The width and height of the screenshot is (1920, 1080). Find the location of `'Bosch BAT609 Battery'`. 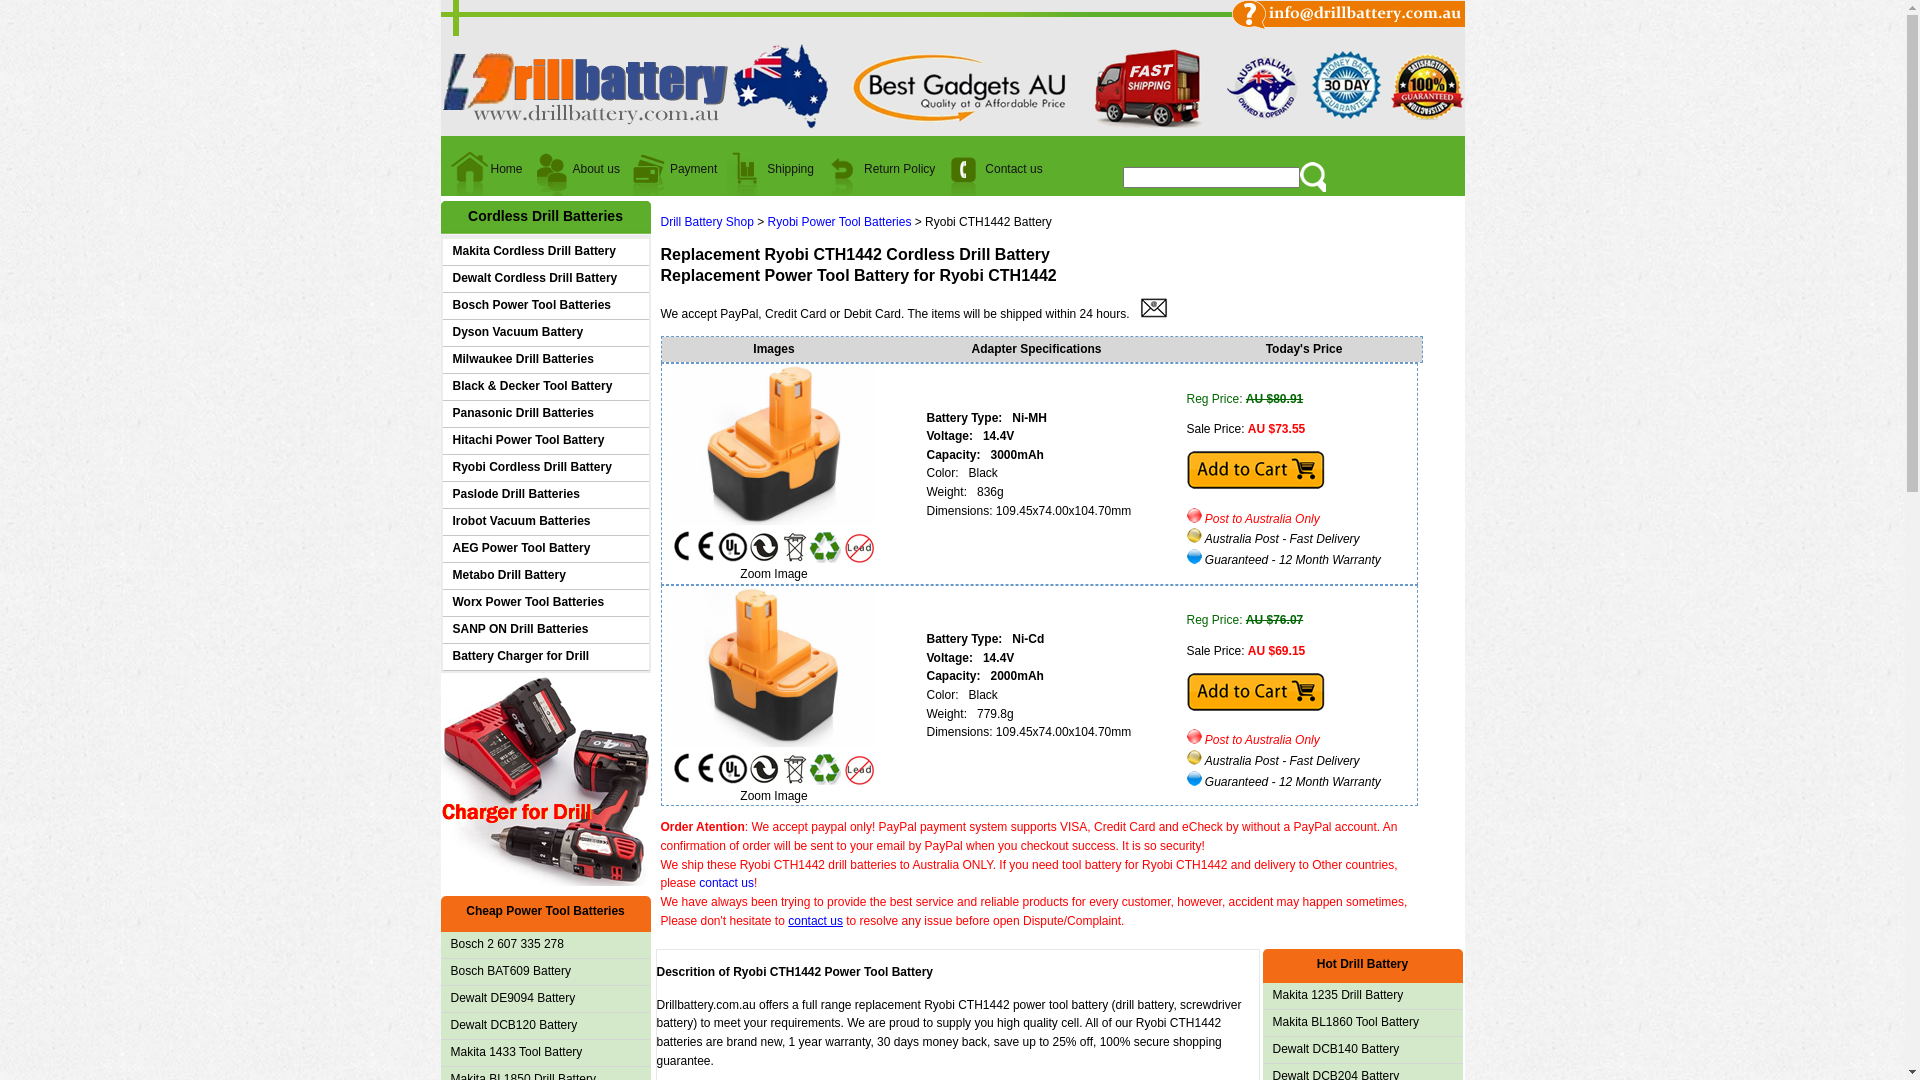

'Bosch BAT609 Battery' is located at coordinates (545, 971).